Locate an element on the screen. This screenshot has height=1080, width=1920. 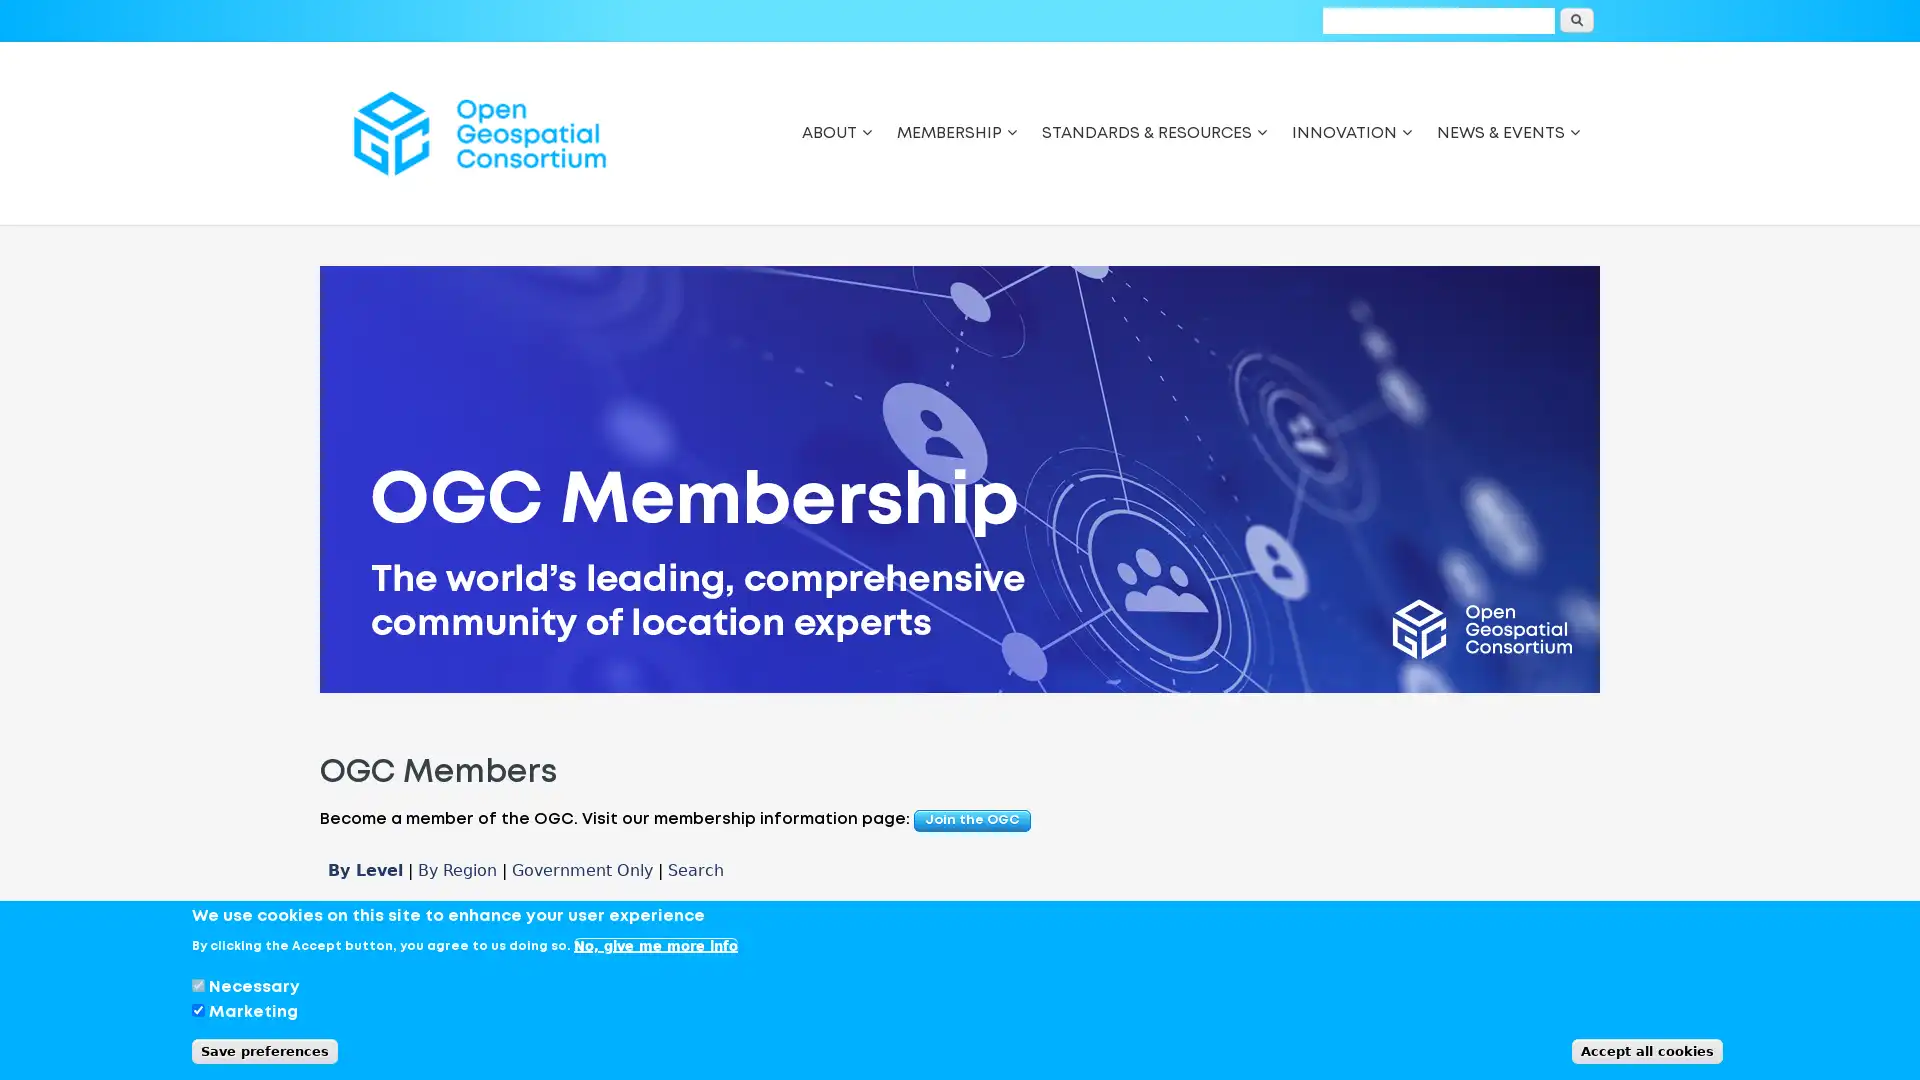
Accept all cookies is located at coordinates (1647, 1050).